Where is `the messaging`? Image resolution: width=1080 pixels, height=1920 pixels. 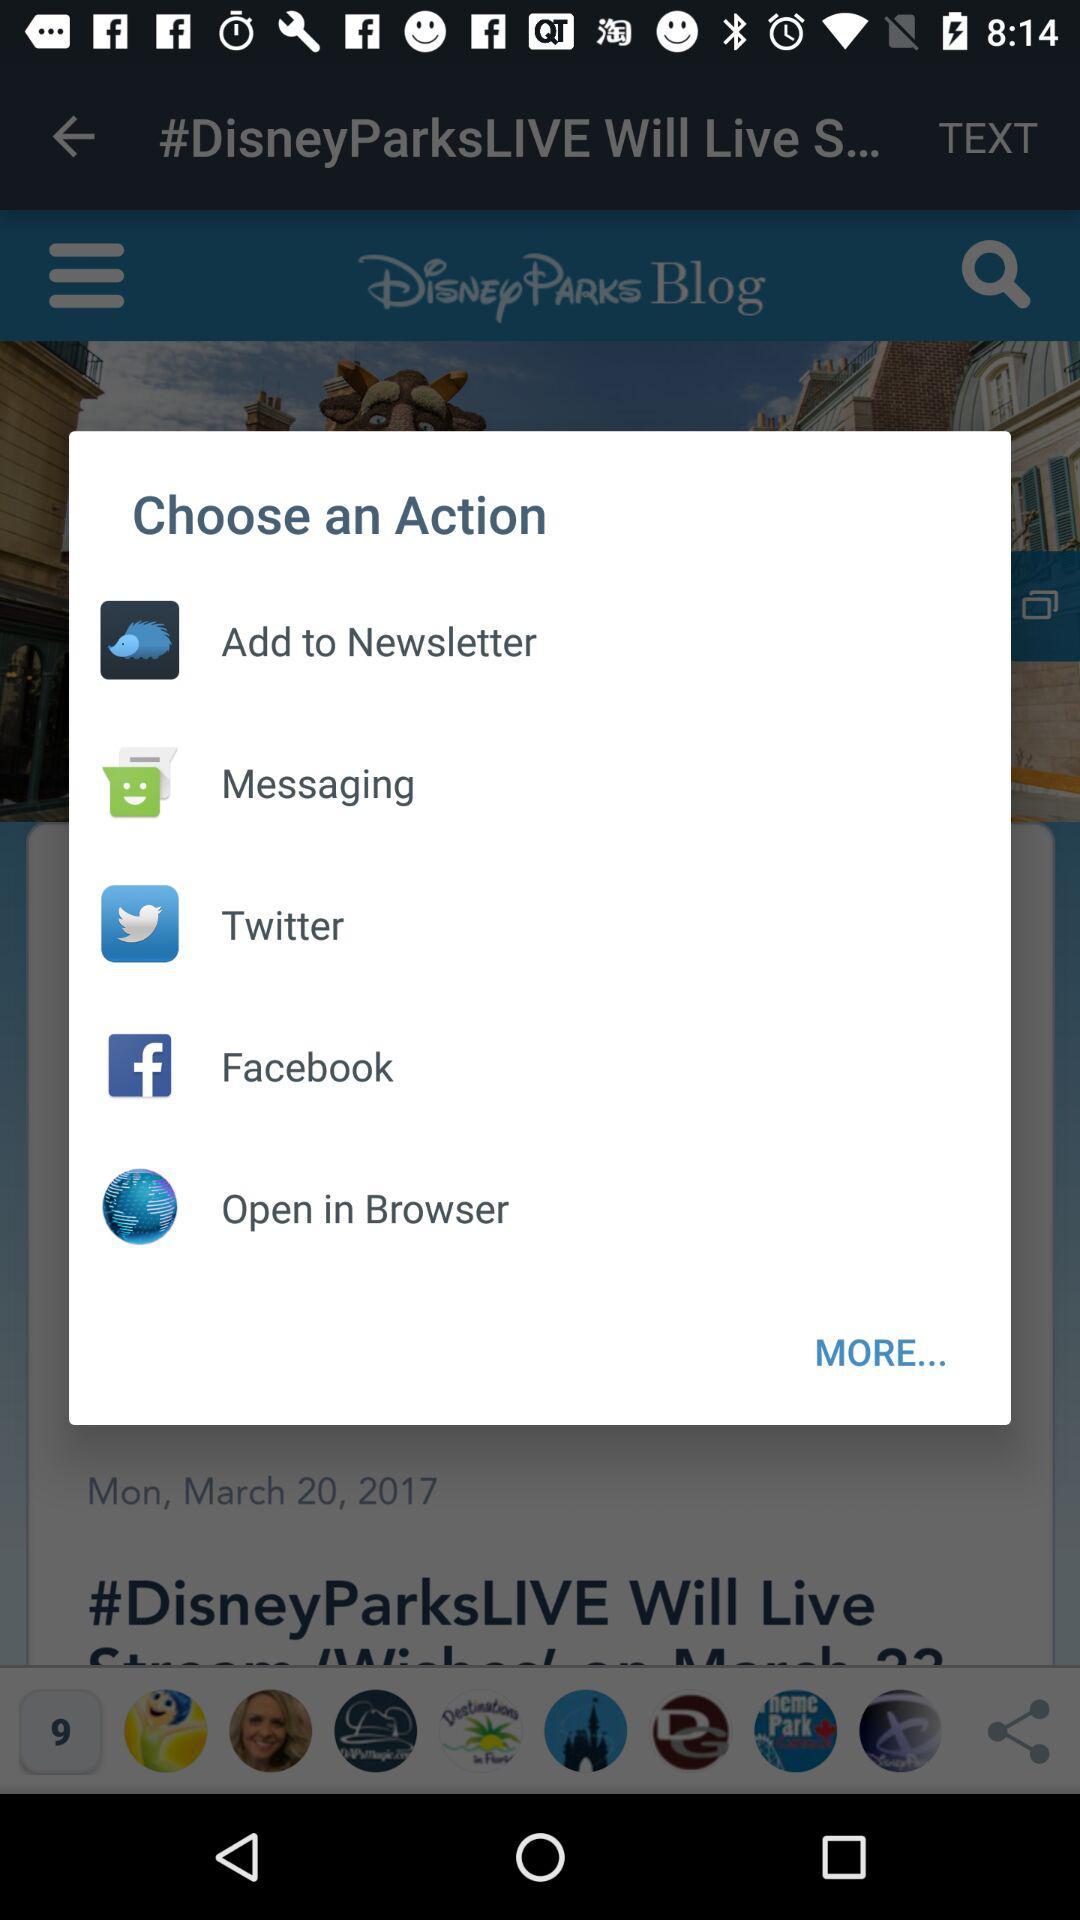 the messaging is located at coordinates (297, 781).